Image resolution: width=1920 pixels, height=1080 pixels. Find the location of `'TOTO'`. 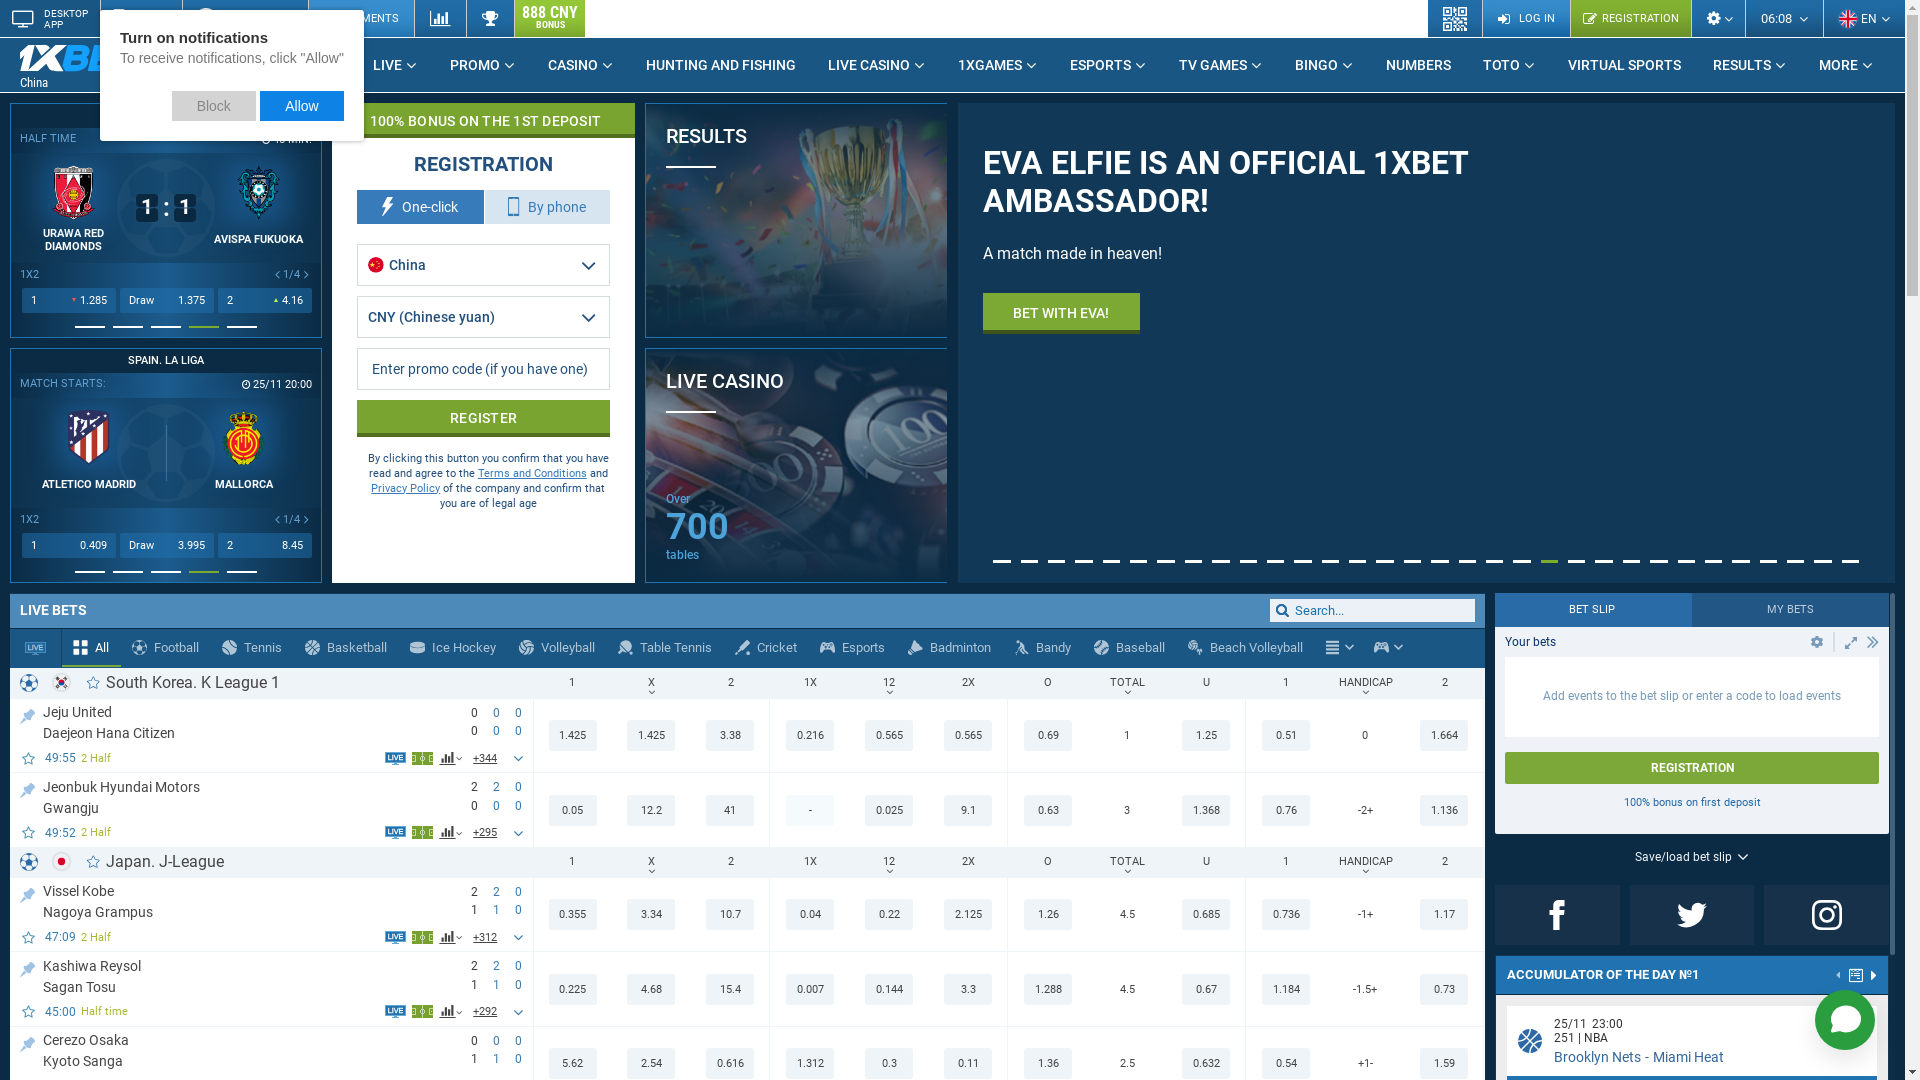

'TOTO' is located at coordinates (1509, 64).